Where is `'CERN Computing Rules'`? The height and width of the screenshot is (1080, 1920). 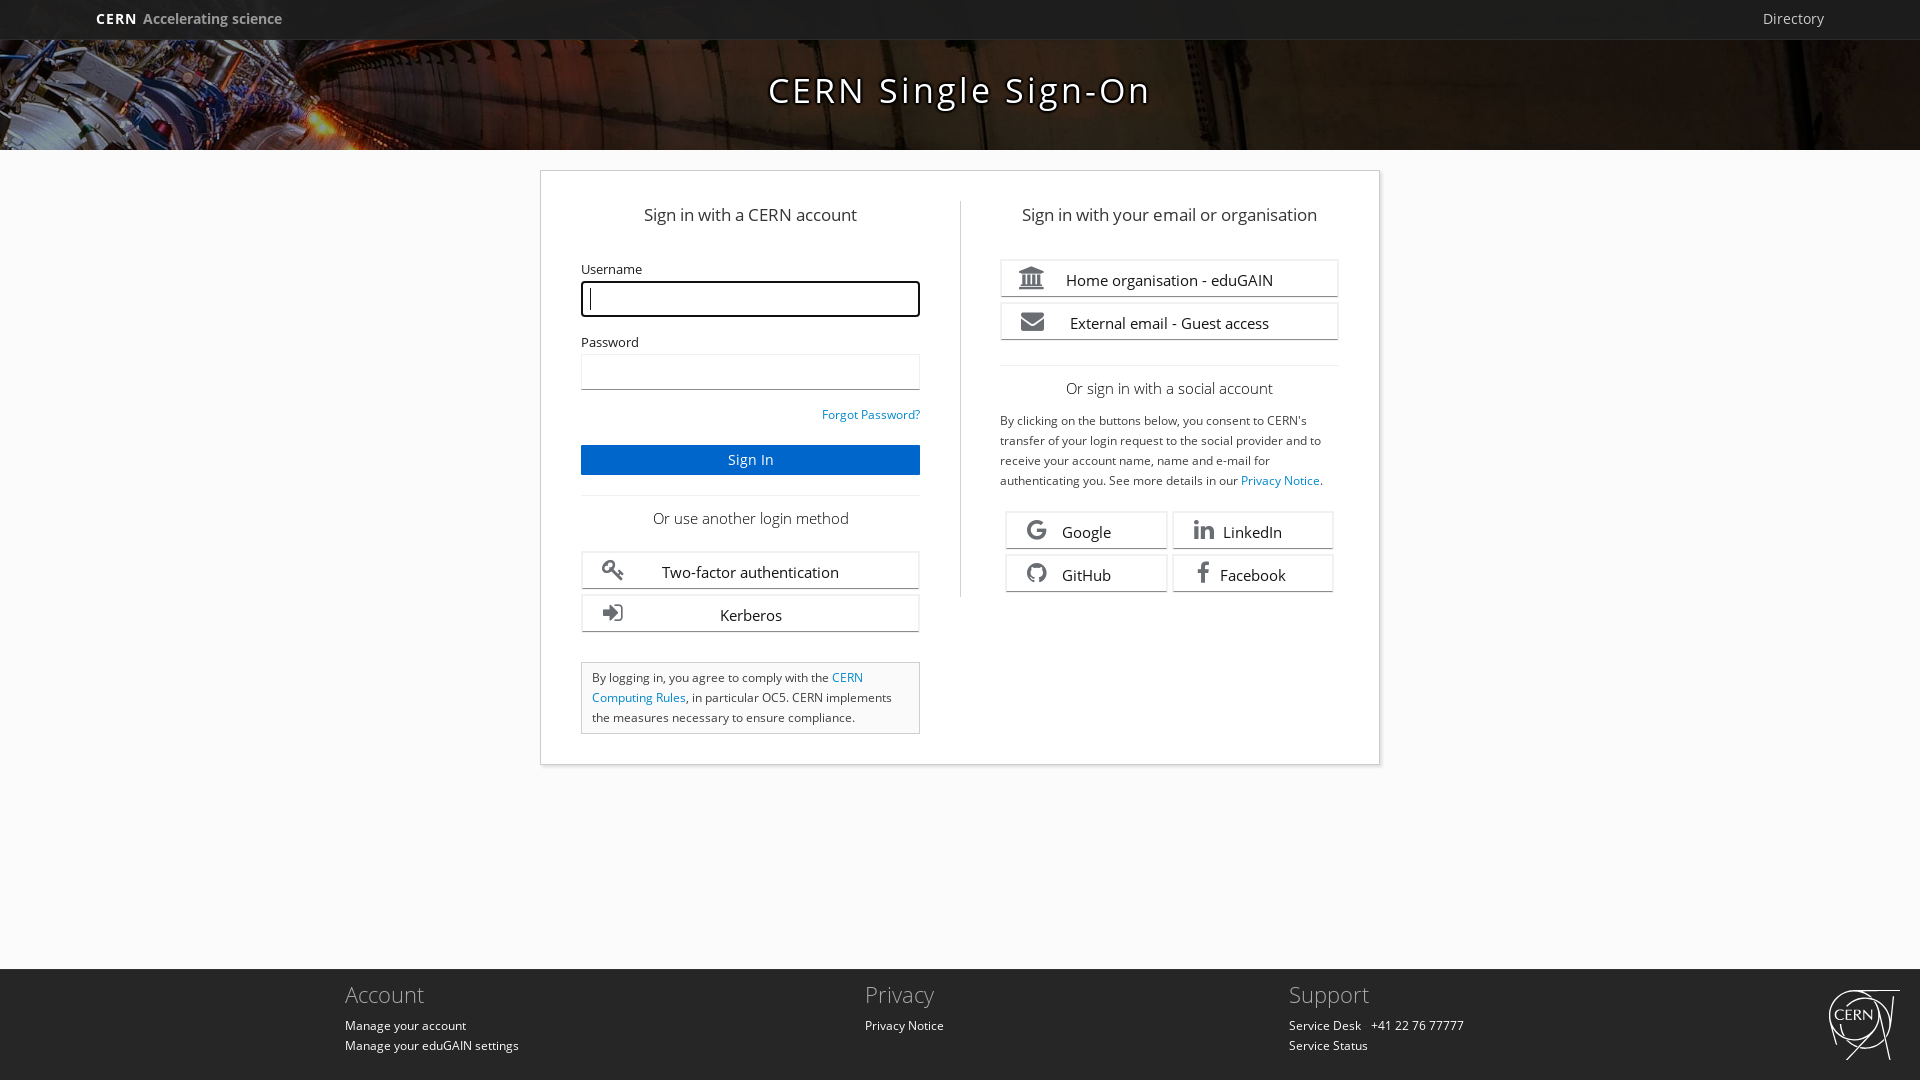 'CERN Computing Rules' is located at coordinates (726, 686).